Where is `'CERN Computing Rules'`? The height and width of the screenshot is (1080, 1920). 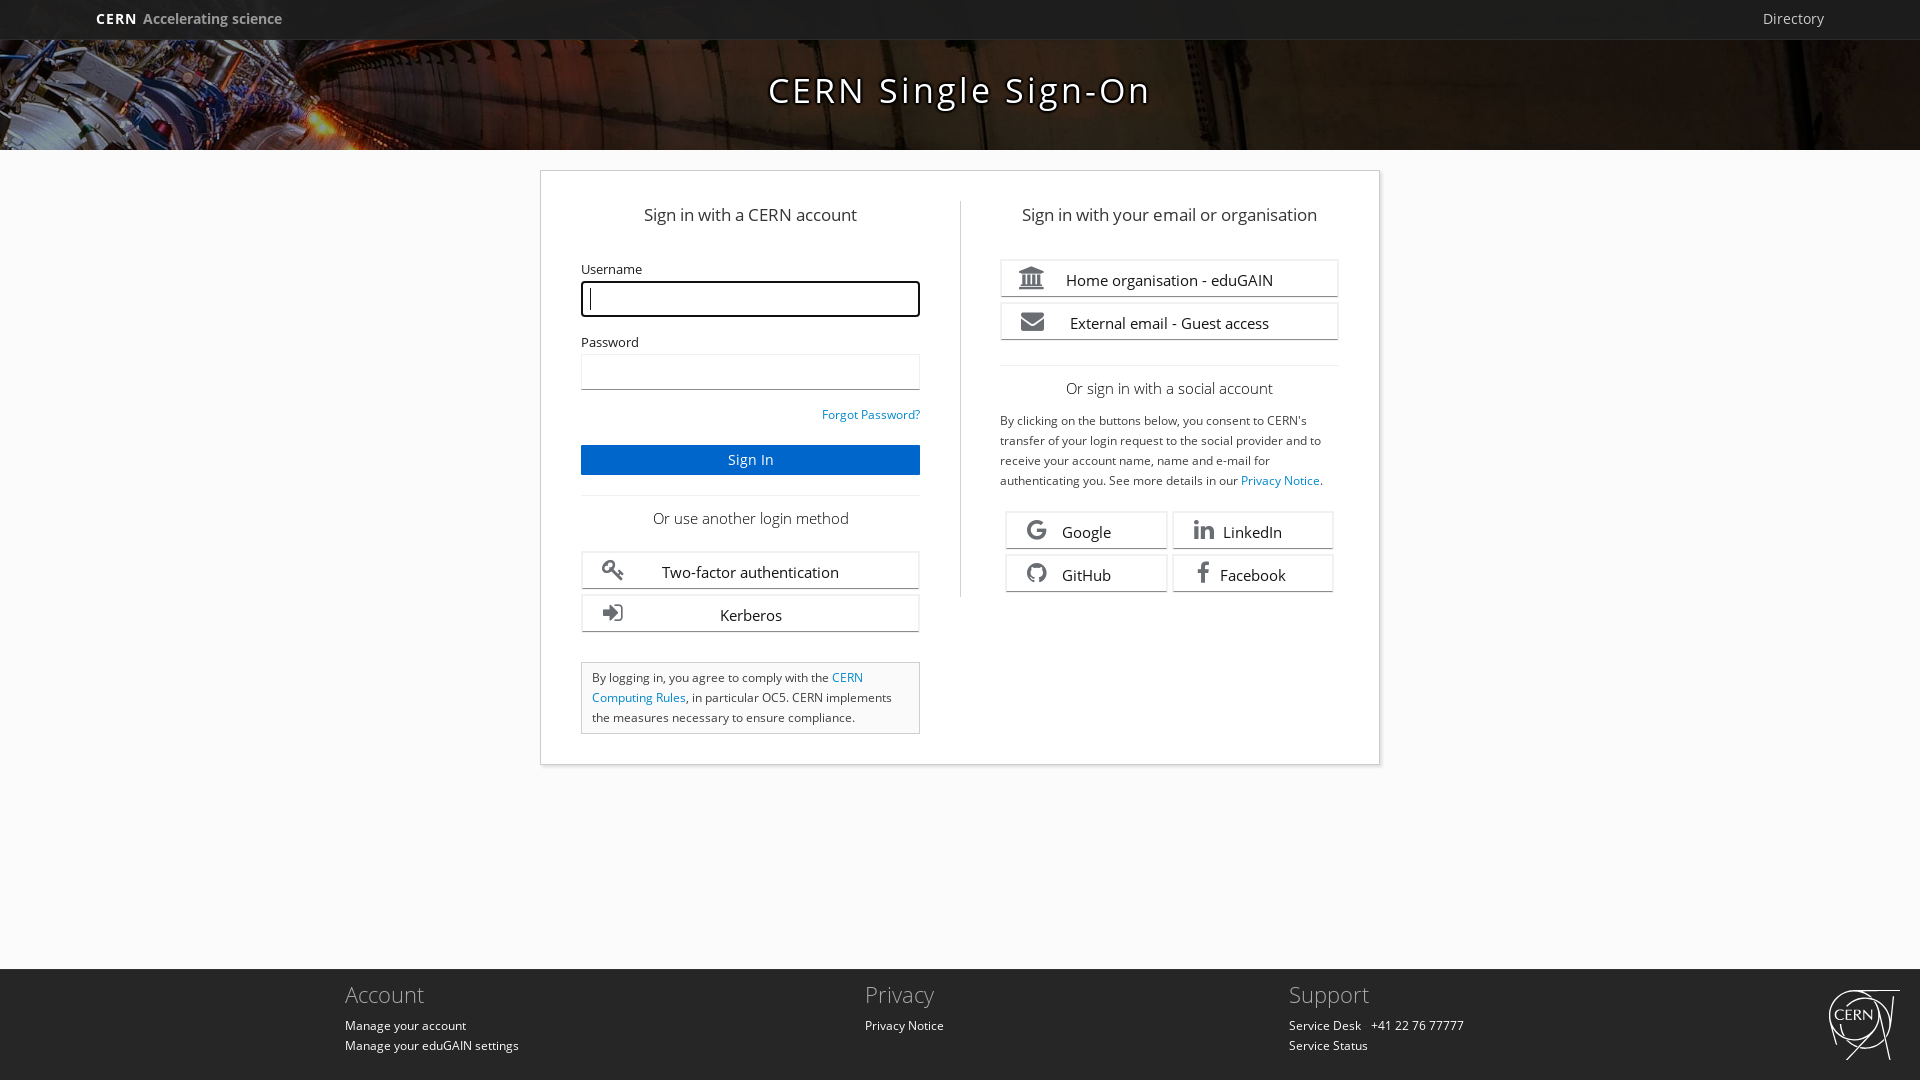 'CERN Computing Rules' is located at coordinates (726, 686).